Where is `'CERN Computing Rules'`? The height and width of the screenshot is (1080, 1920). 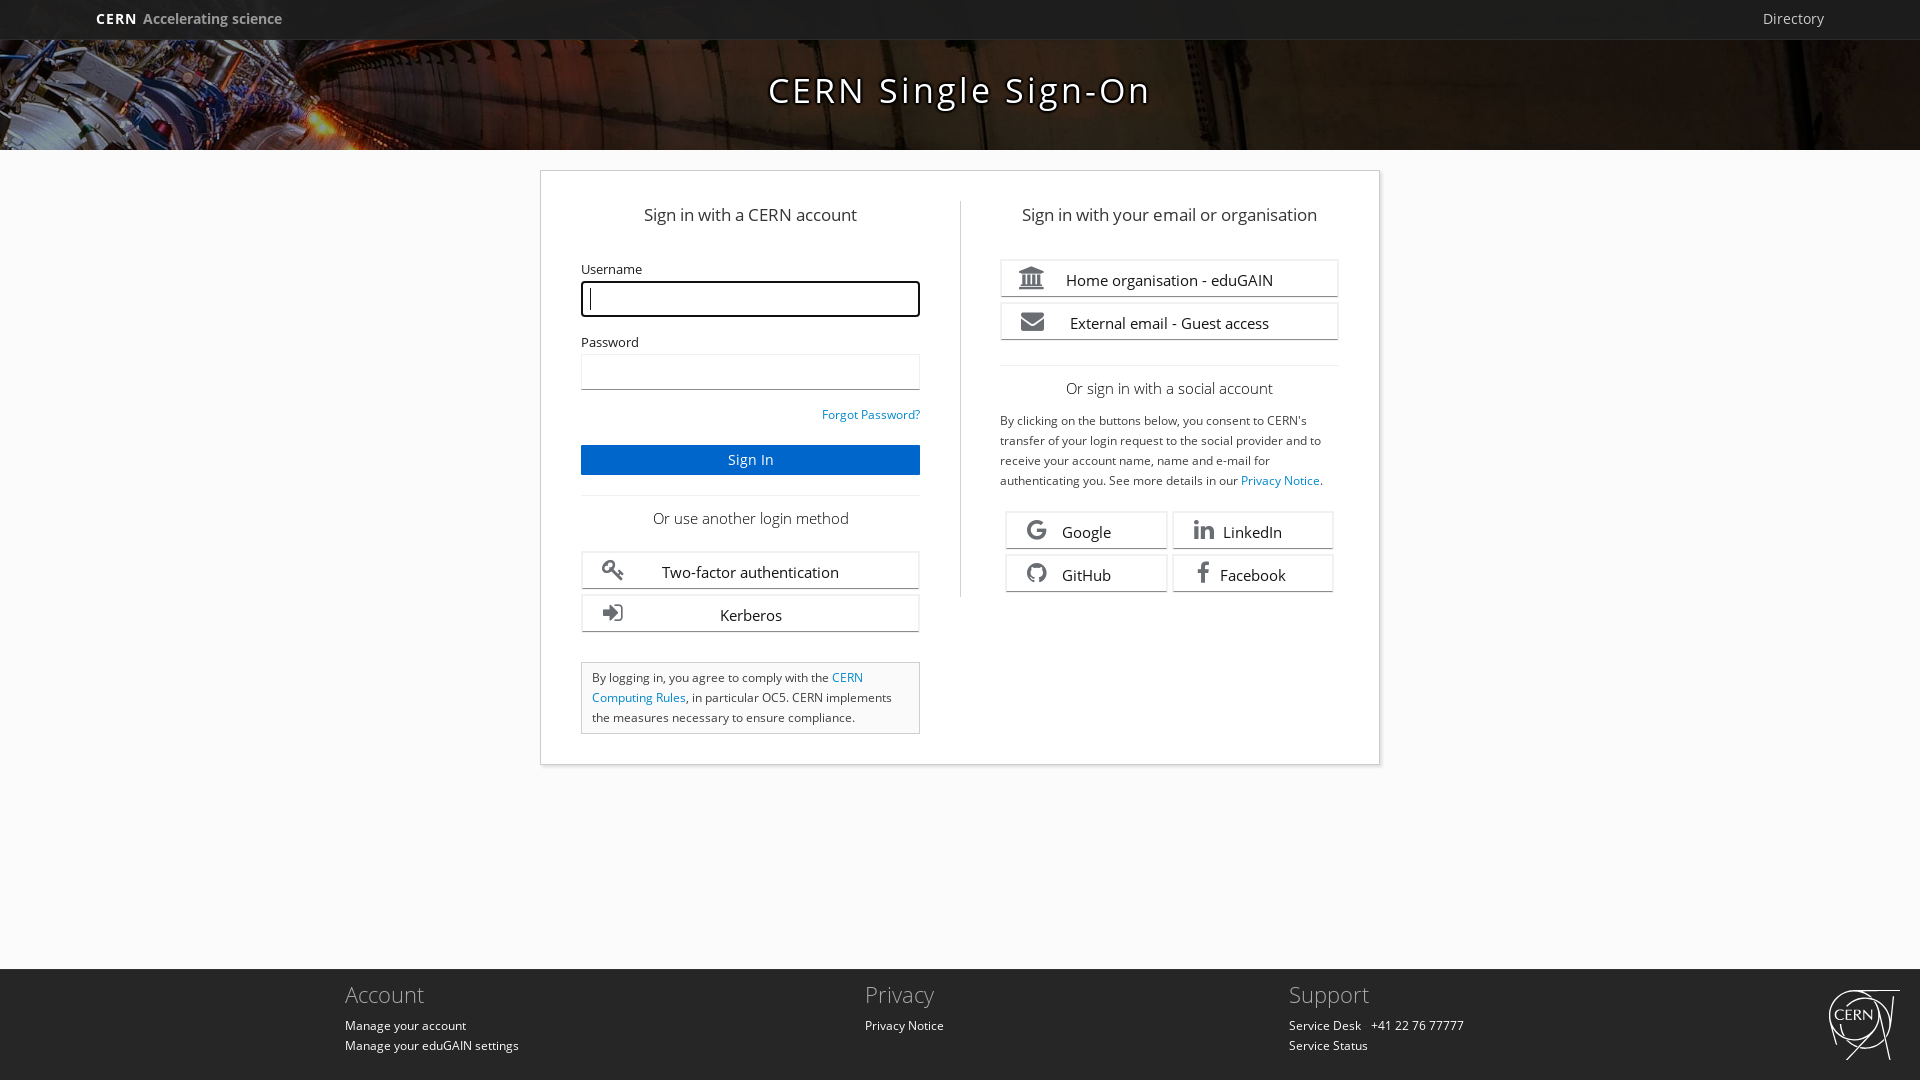 'CERN Computing Rules' is located at coordinates (726, 686).